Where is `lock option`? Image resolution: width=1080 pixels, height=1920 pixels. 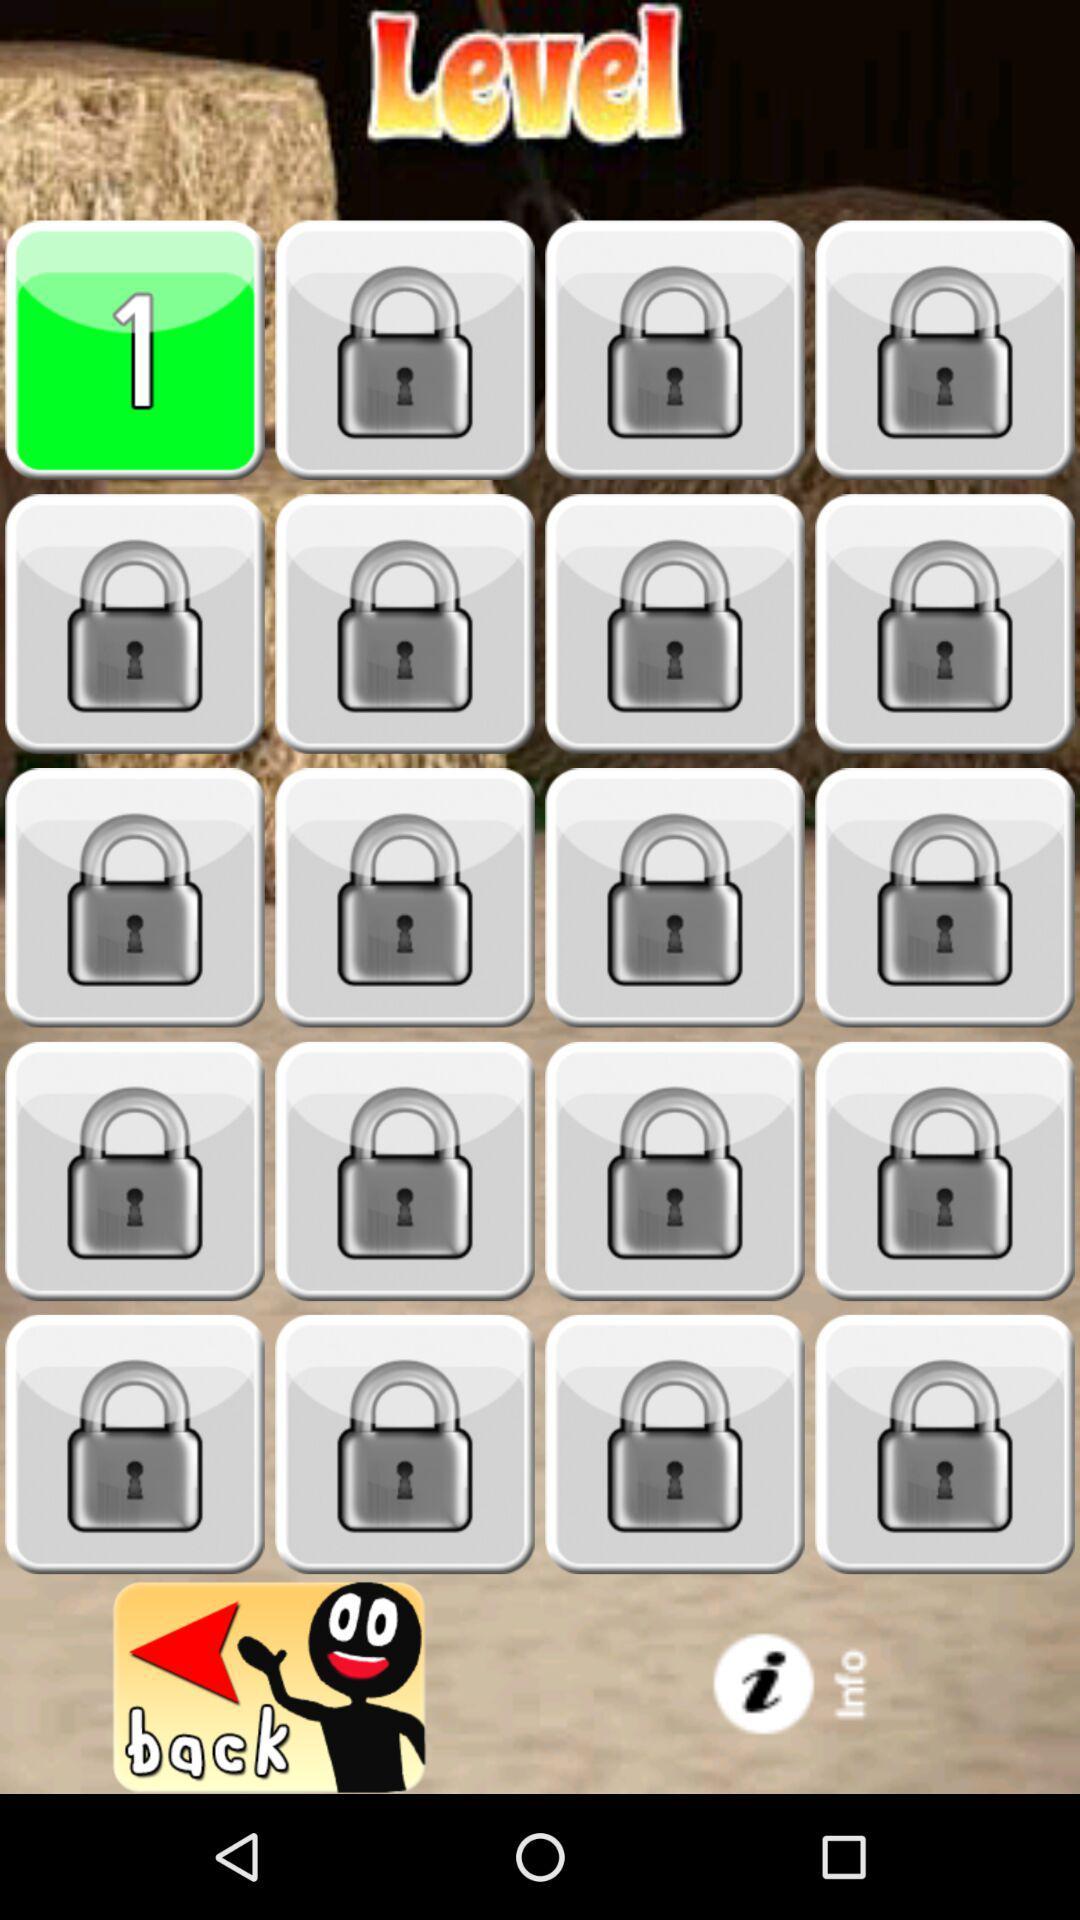 lock option is located at coordinates (405, 350).